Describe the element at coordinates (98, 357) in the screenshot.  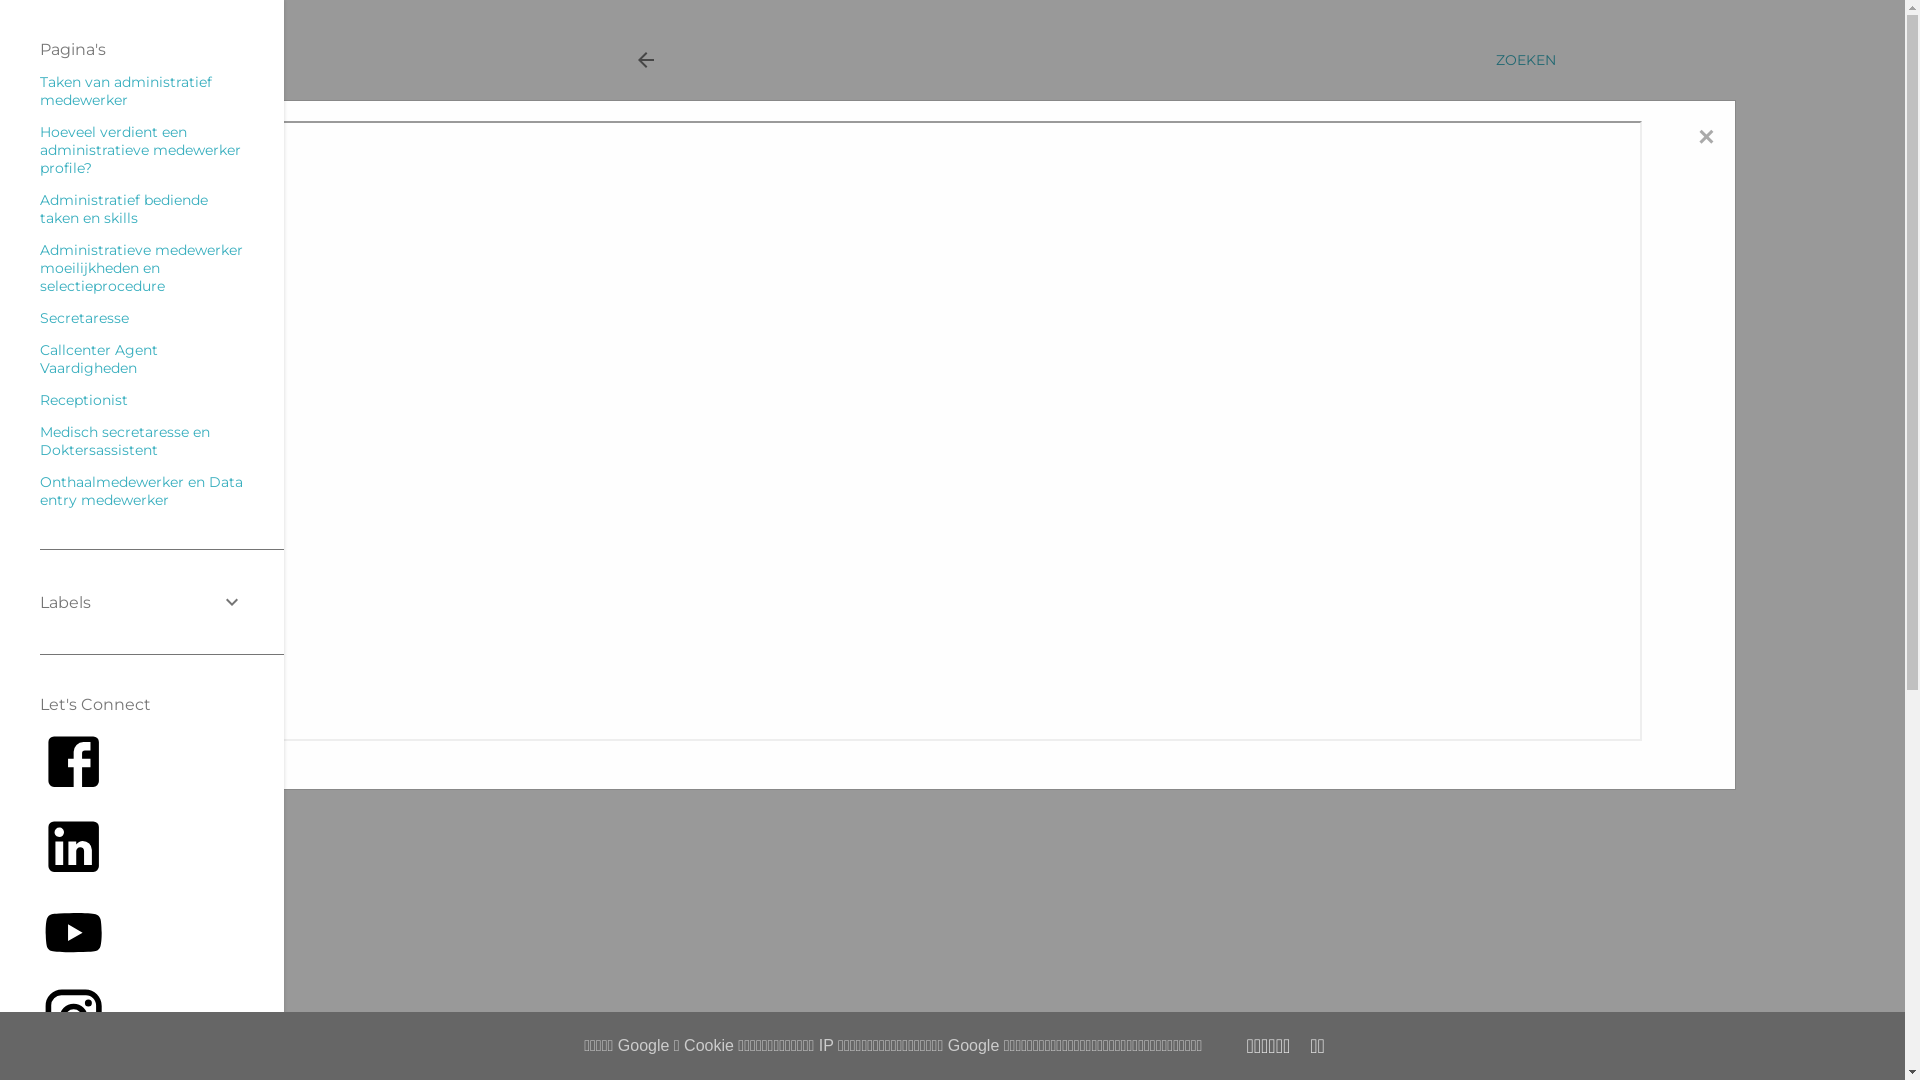
I see `'Callcenter Agent Vaardigheden'` at that location.